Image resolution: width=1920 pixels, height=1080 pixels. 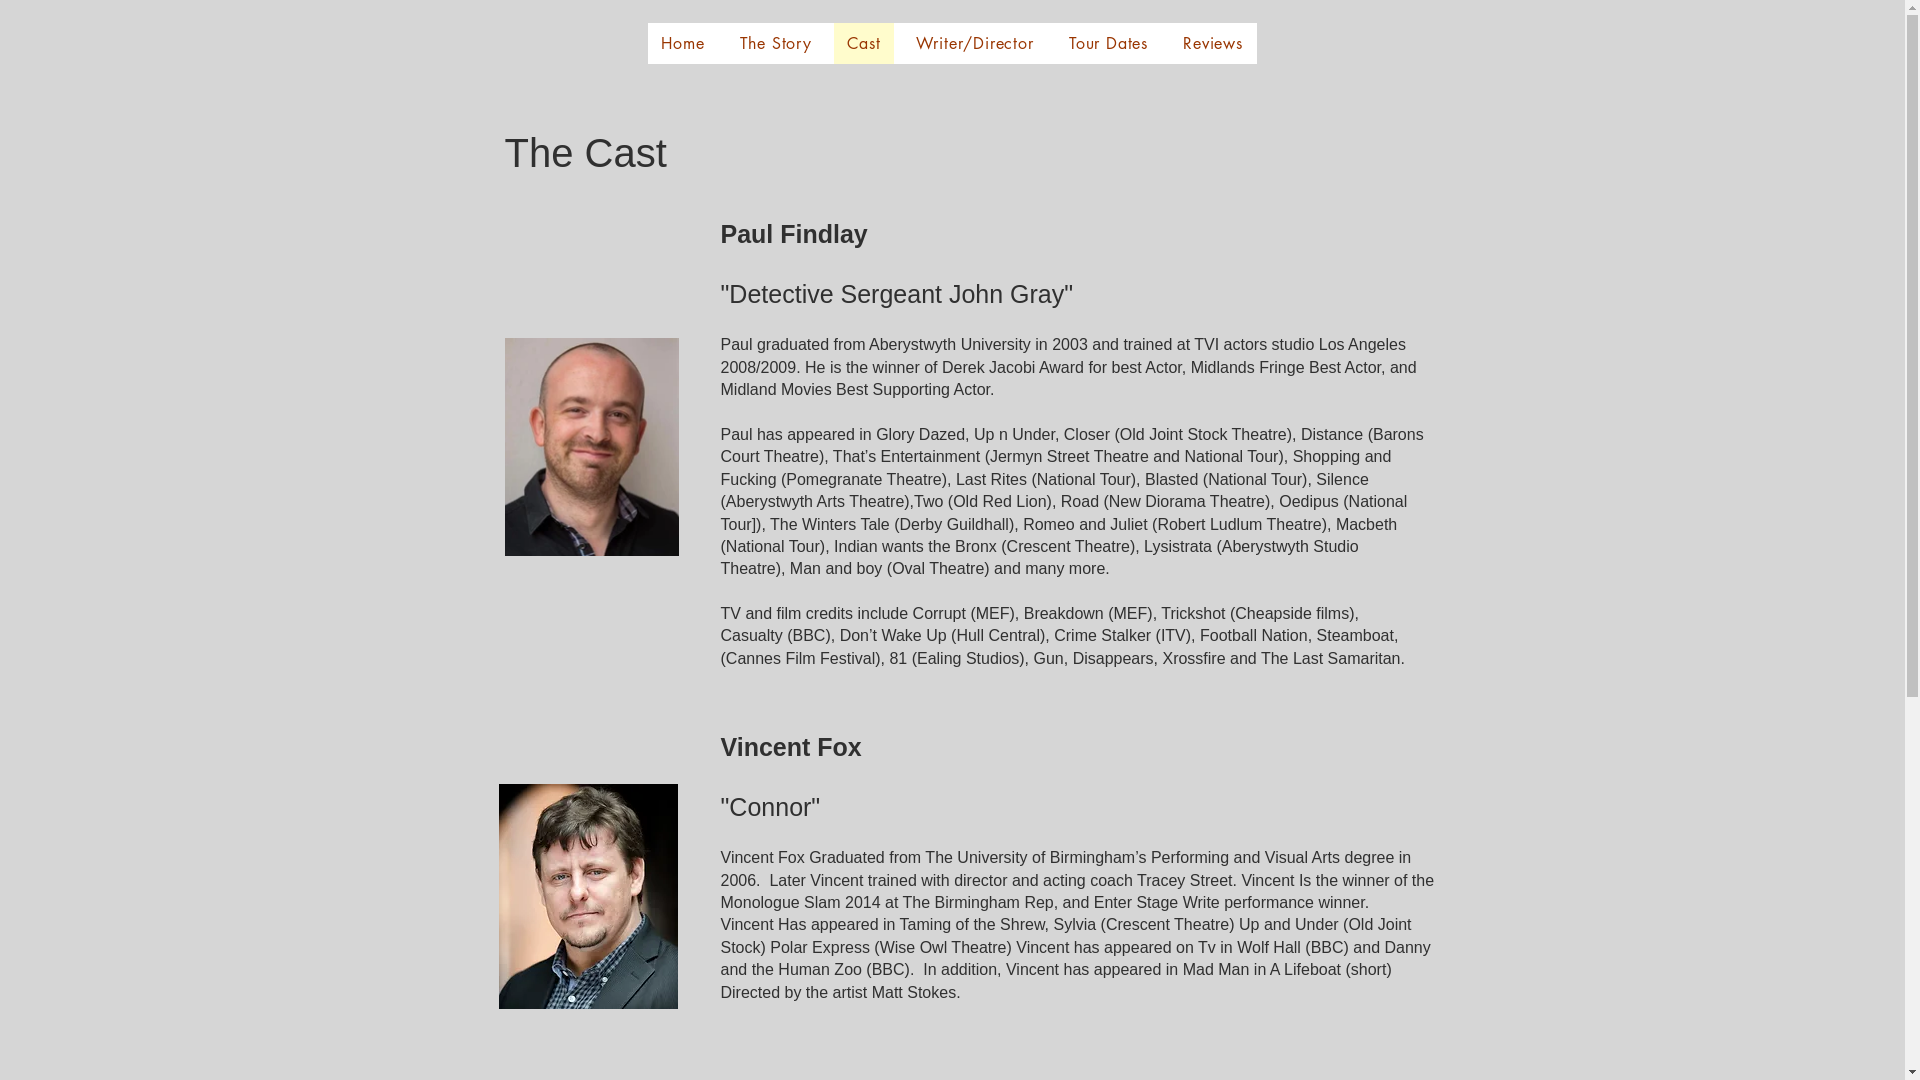 I want to click on 'Home', so click(x=683, y=43).